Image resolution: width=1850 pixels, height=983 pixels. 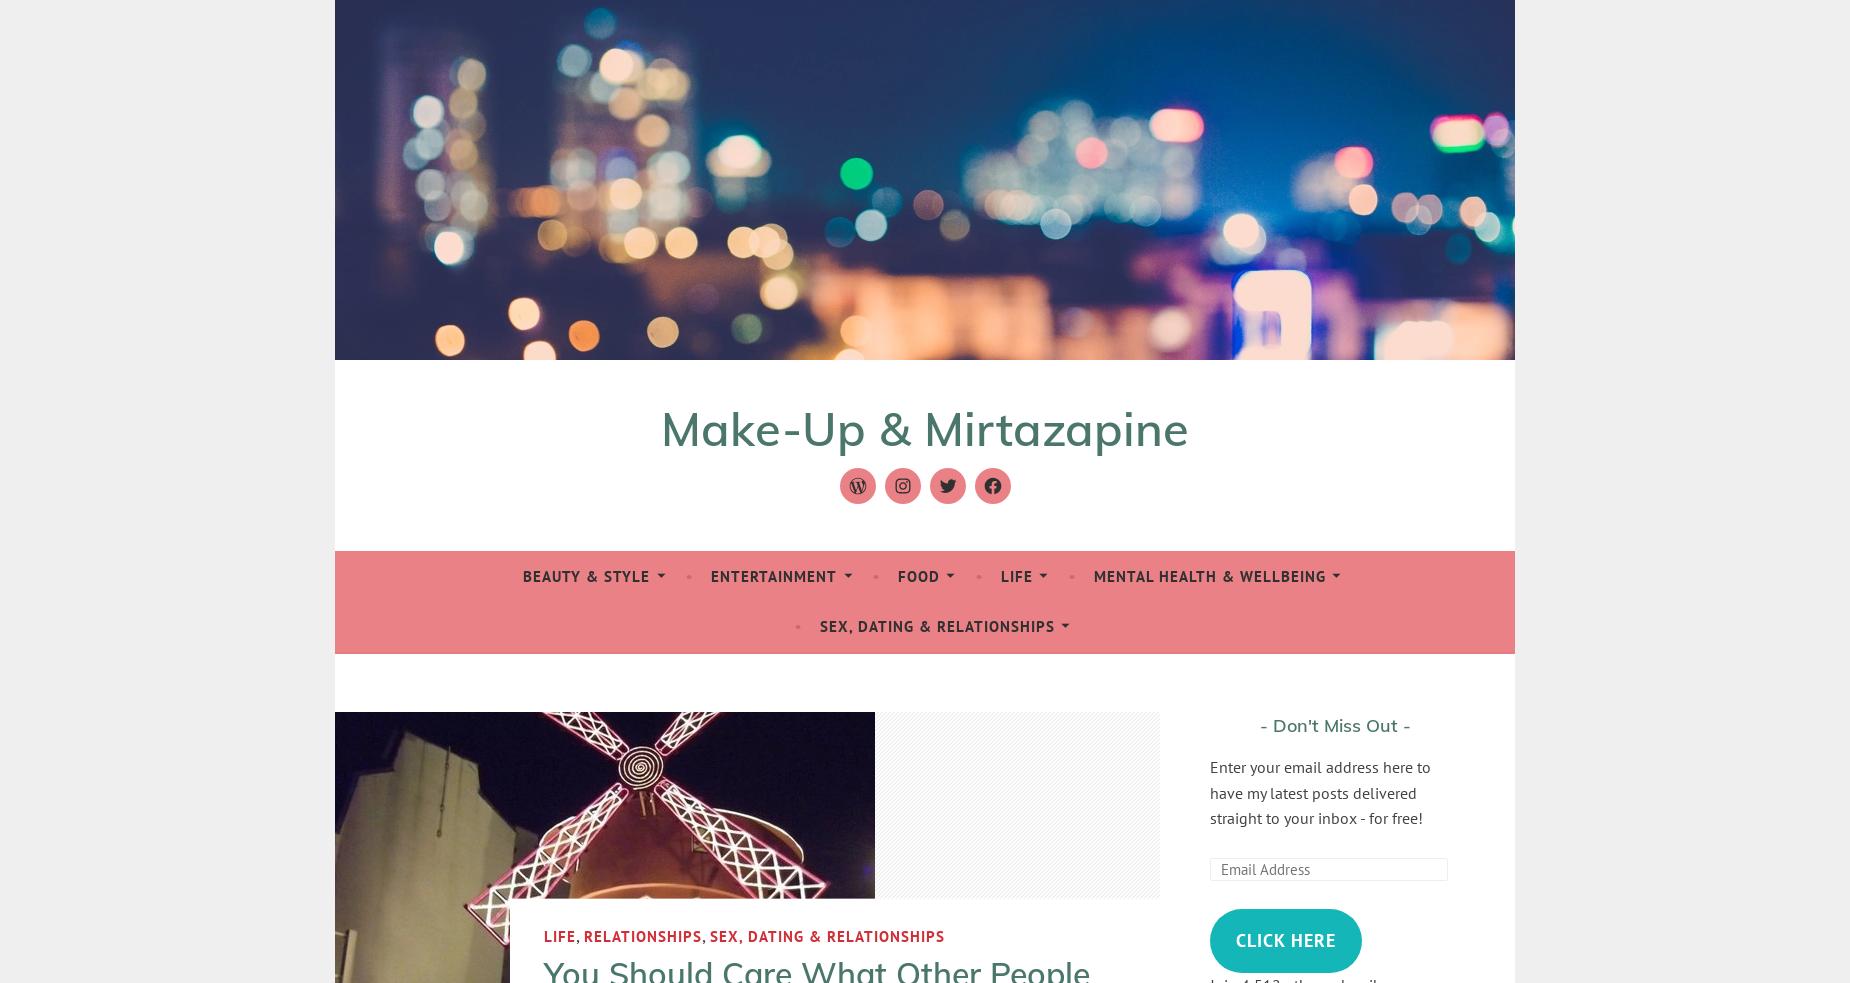 What do you see at coordinates (1271, 723) in the screenshot?
I see `'Don't Miss Out'` at bounding box center [1271, 723].